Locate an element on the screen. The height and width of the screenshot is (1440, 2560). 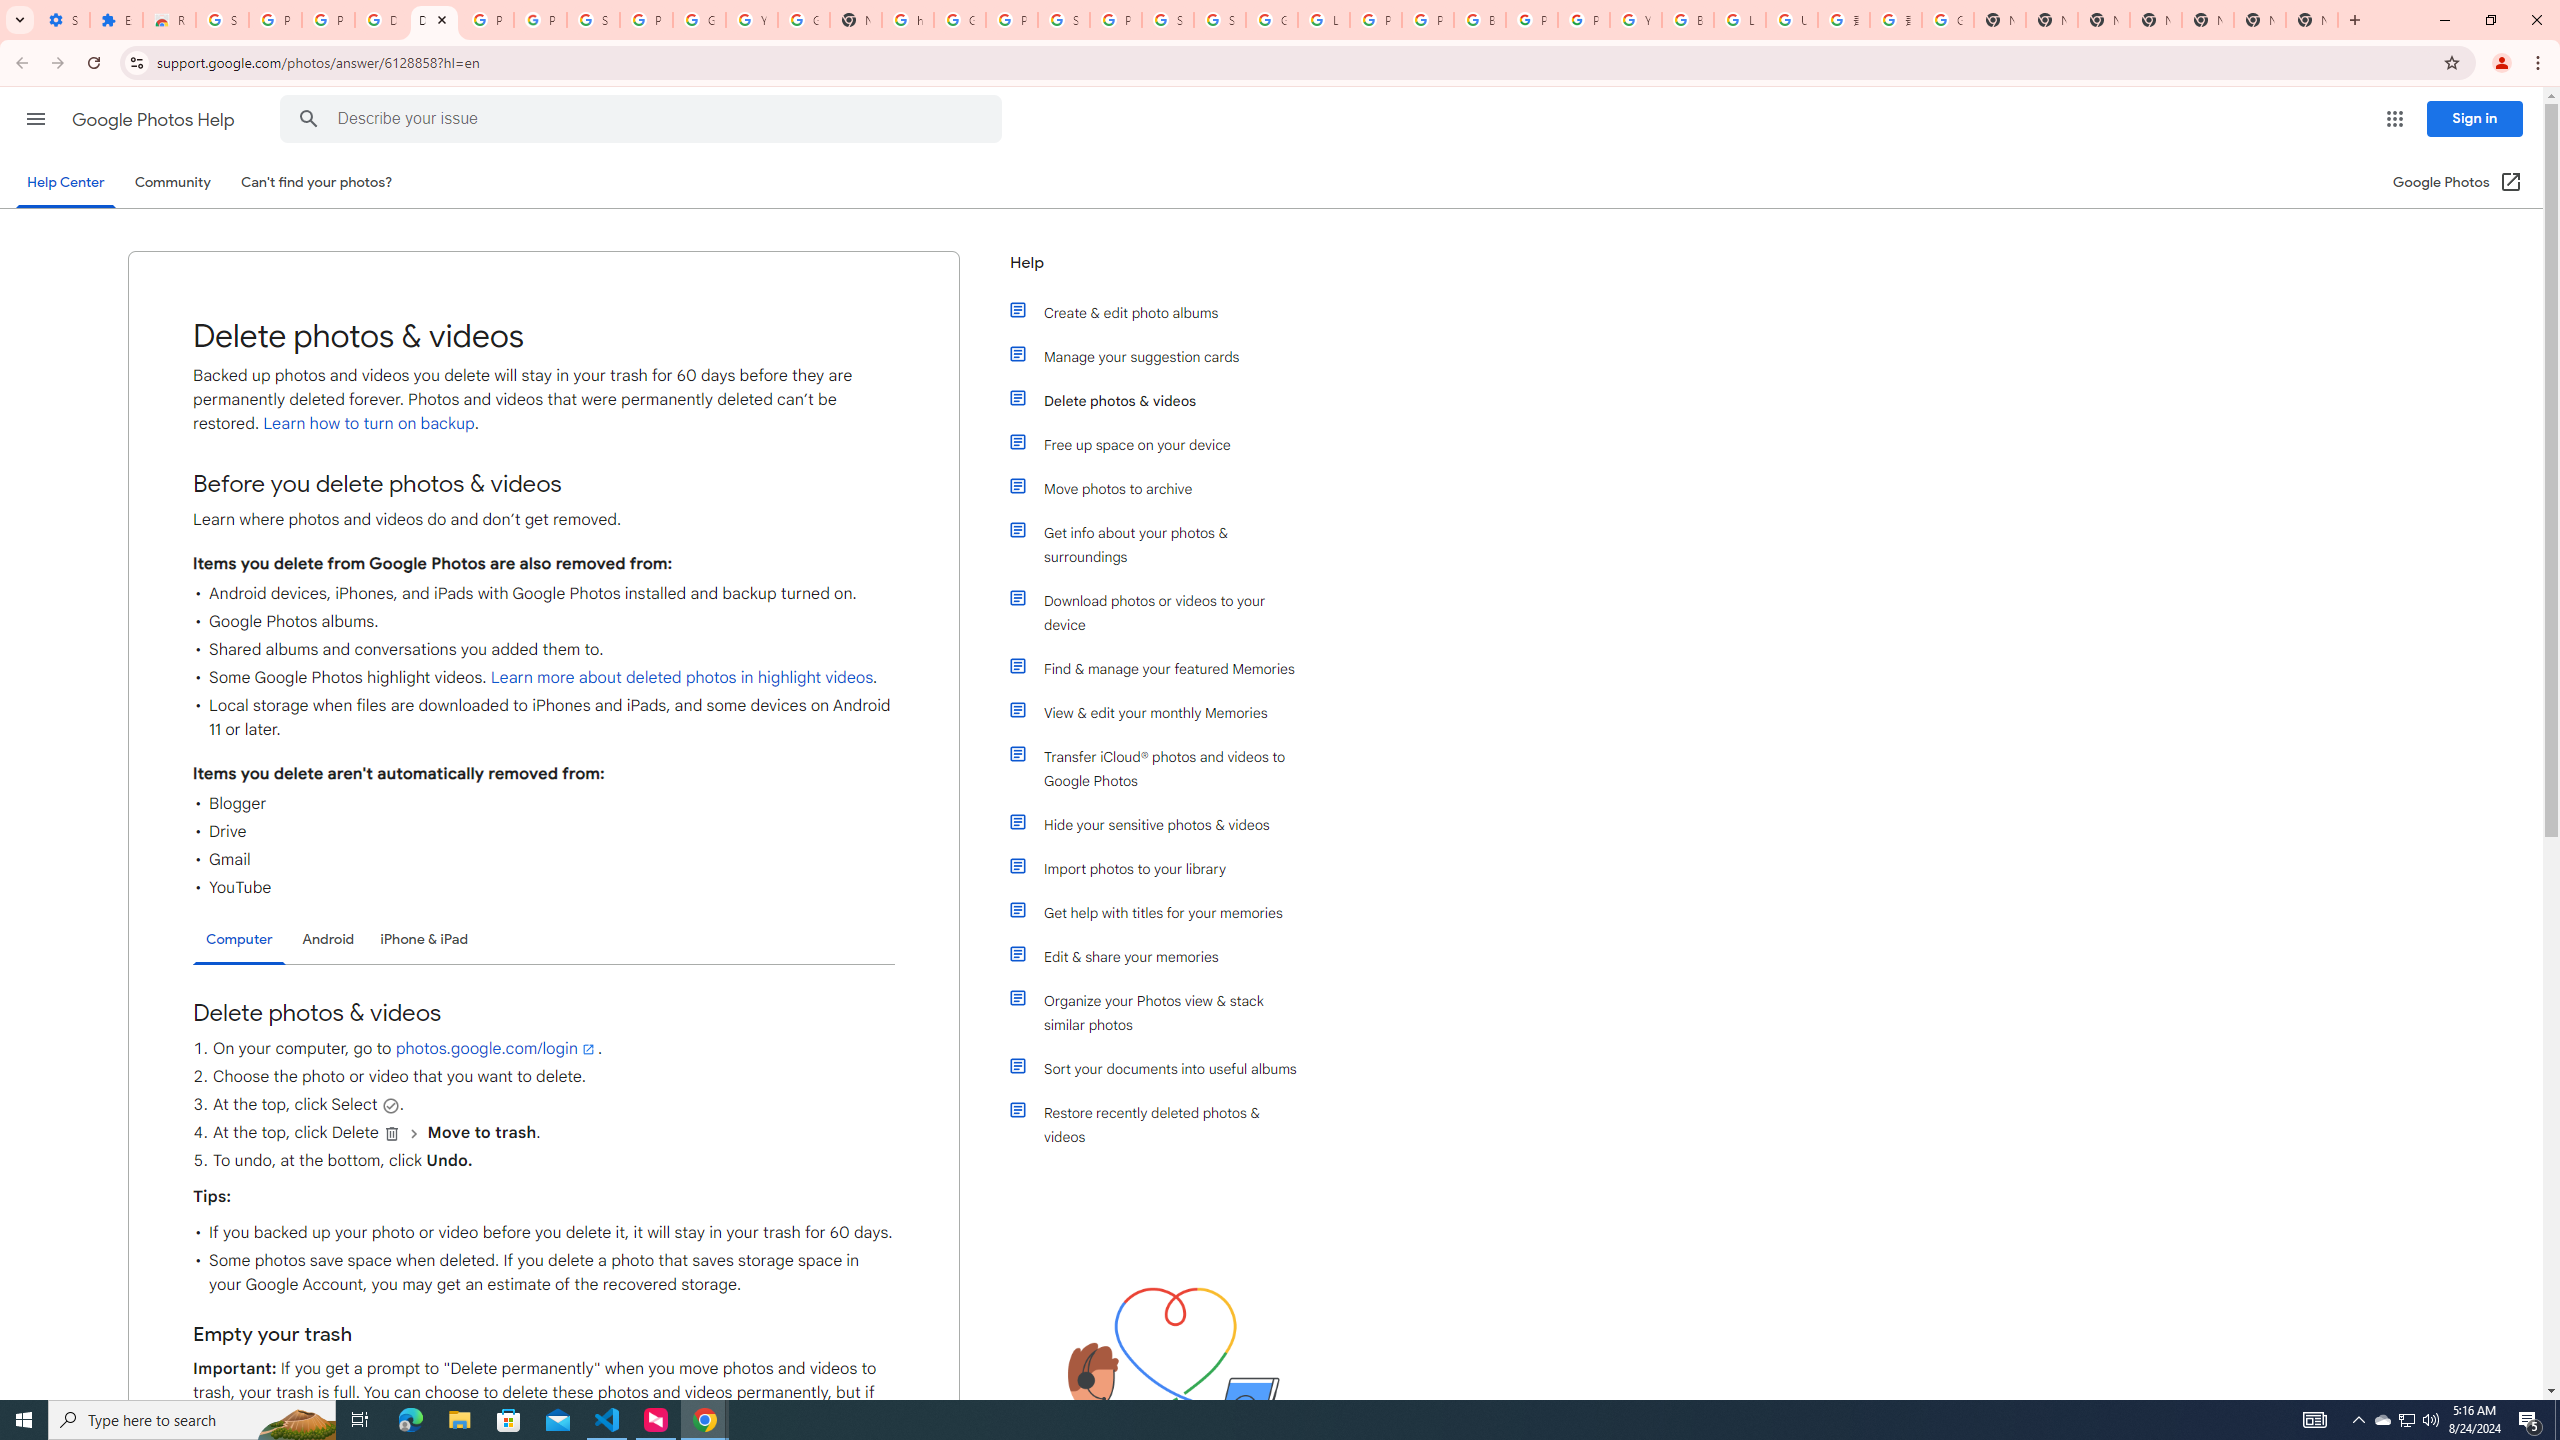
'photos.google.com/login' is located at coordinates (496, 1049).